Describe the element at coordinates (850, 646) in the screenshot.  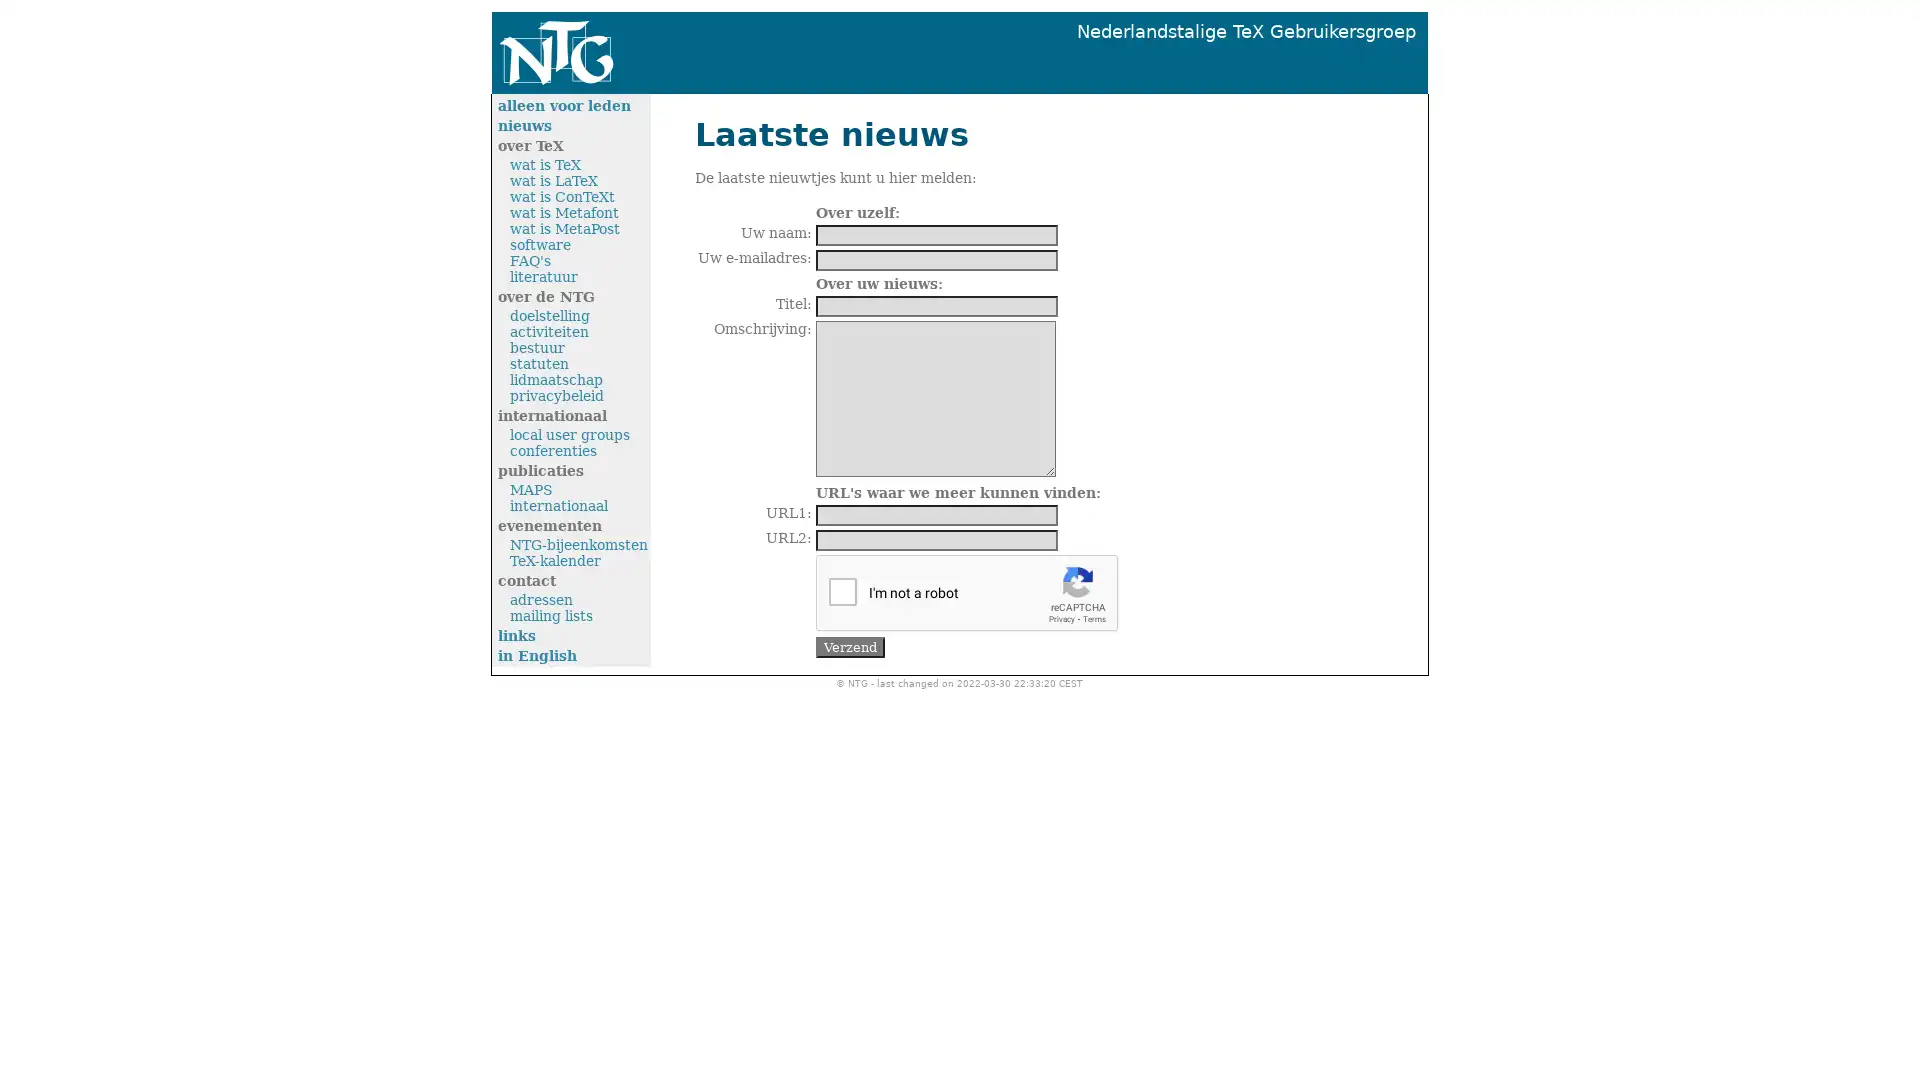
I see `Verzend` at that location.